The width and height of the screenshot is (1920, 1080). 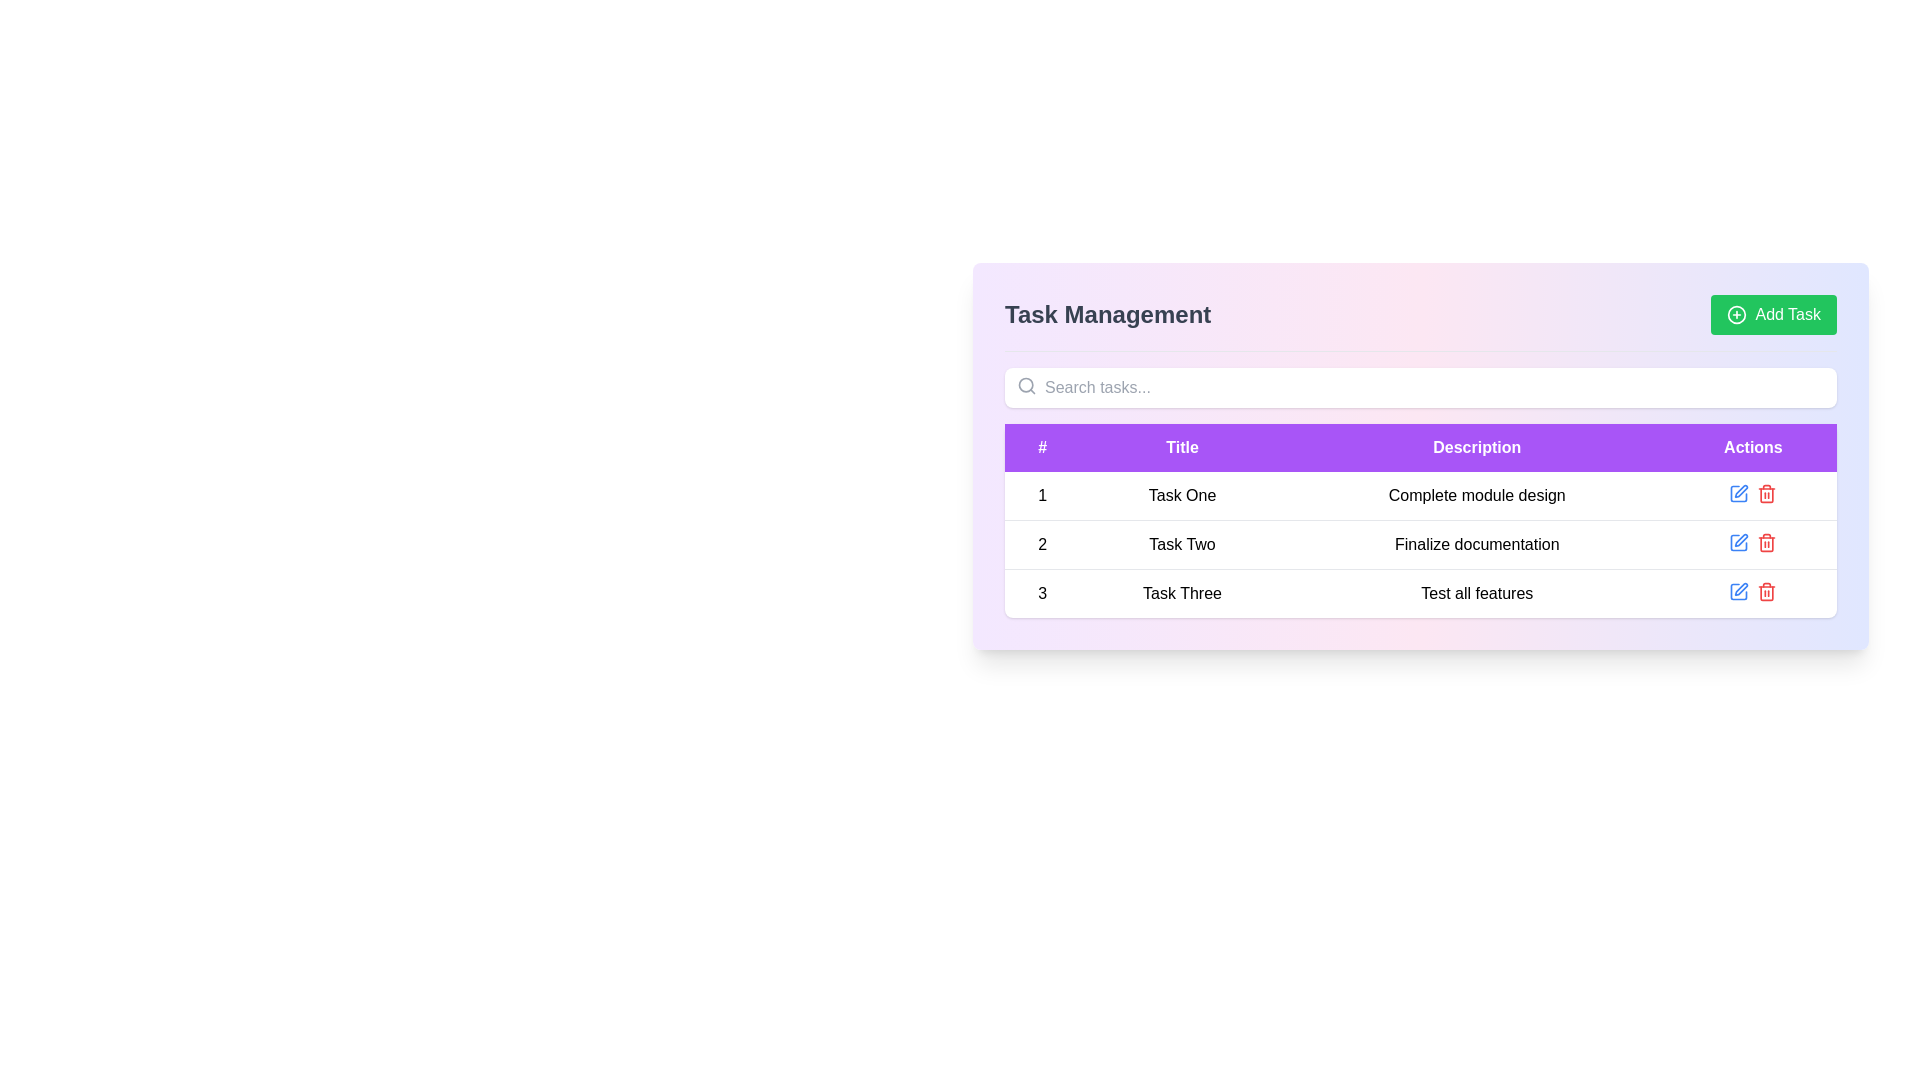 What do you see at coordinates (1738, 590) in the screenshot?
I see `the square shape within the SVG icon representing an editing tool, located in the third row of actions under the 'Actions' column next to 'Task Three'` at bounding box center [1738, 590].